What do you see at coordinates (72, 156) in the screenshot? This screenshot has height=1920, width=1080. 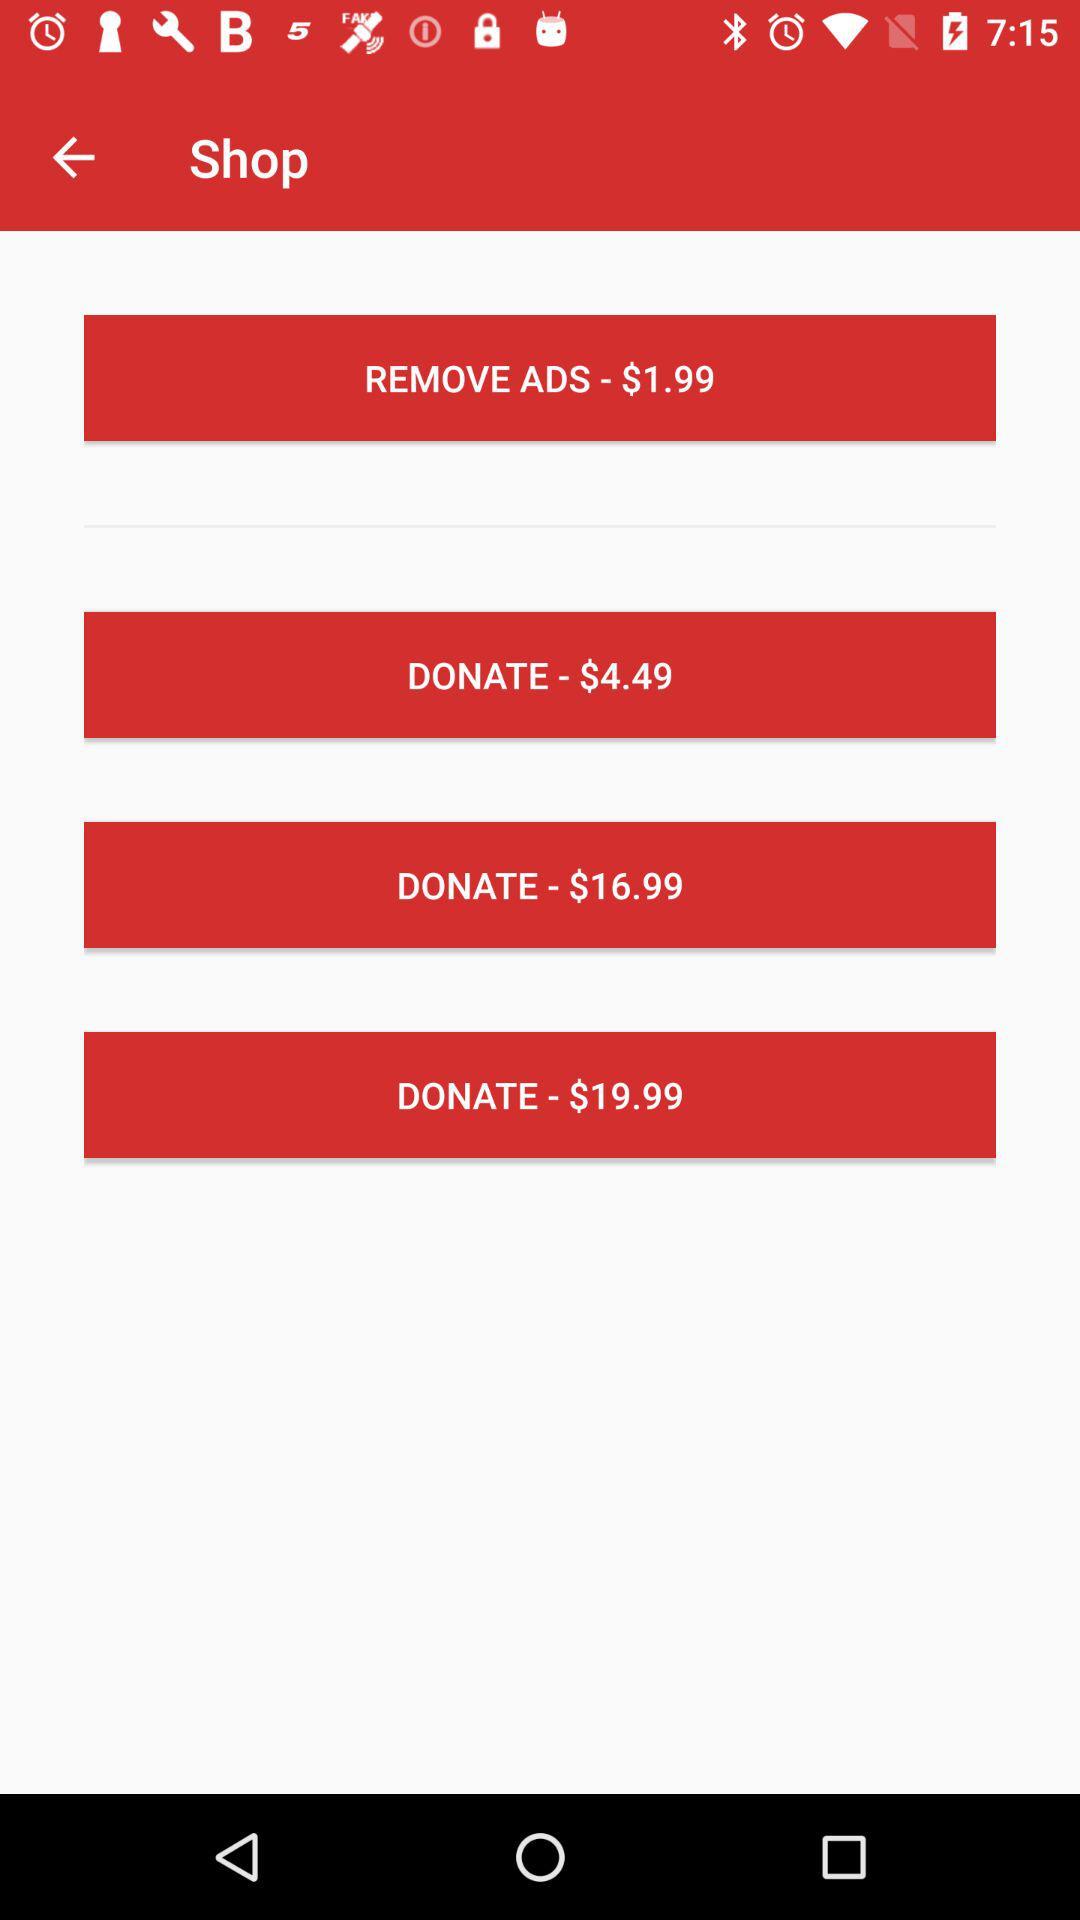 I see `the icon above remove ads 1 icon` at bounding box center [72, 156].